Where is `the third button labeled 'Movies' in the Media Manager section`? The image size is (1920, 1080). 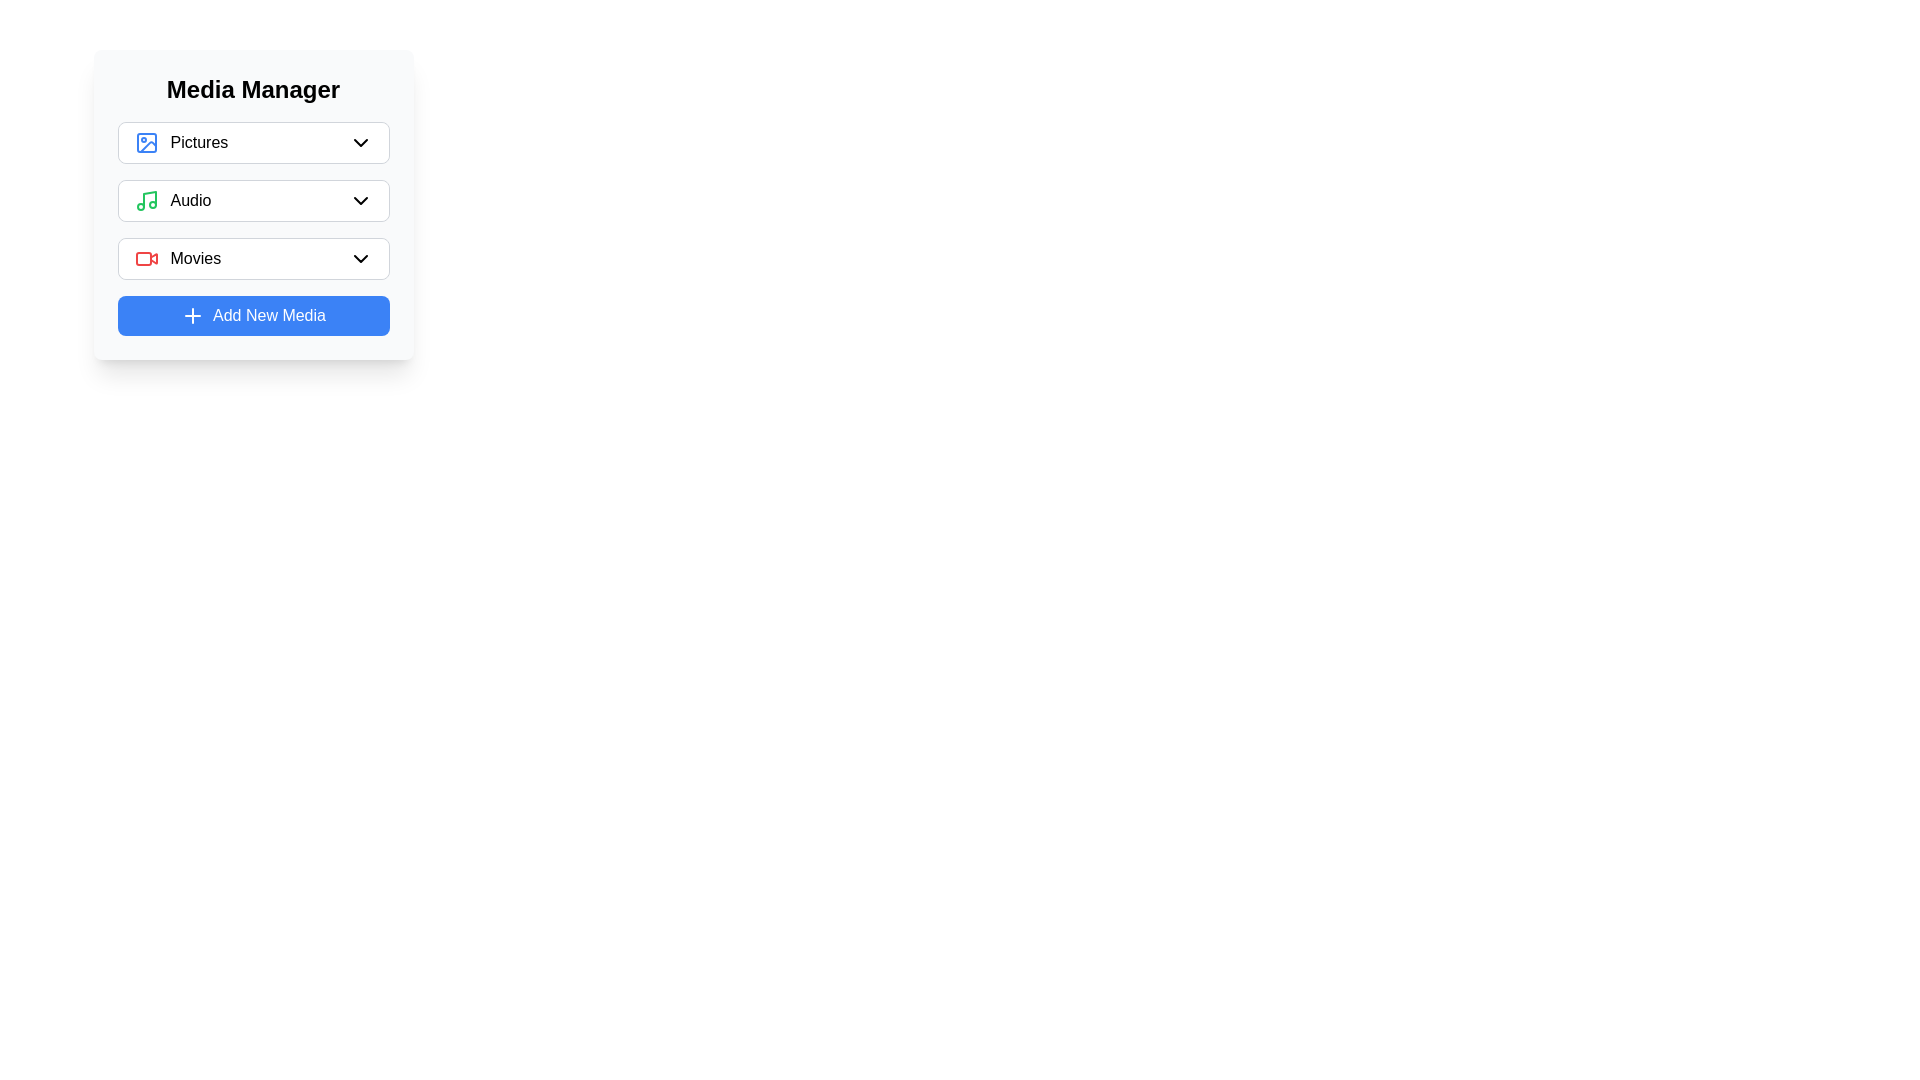
the third button labeled 'Movies' in the Media Manager section is located at coordinates (252, 257).